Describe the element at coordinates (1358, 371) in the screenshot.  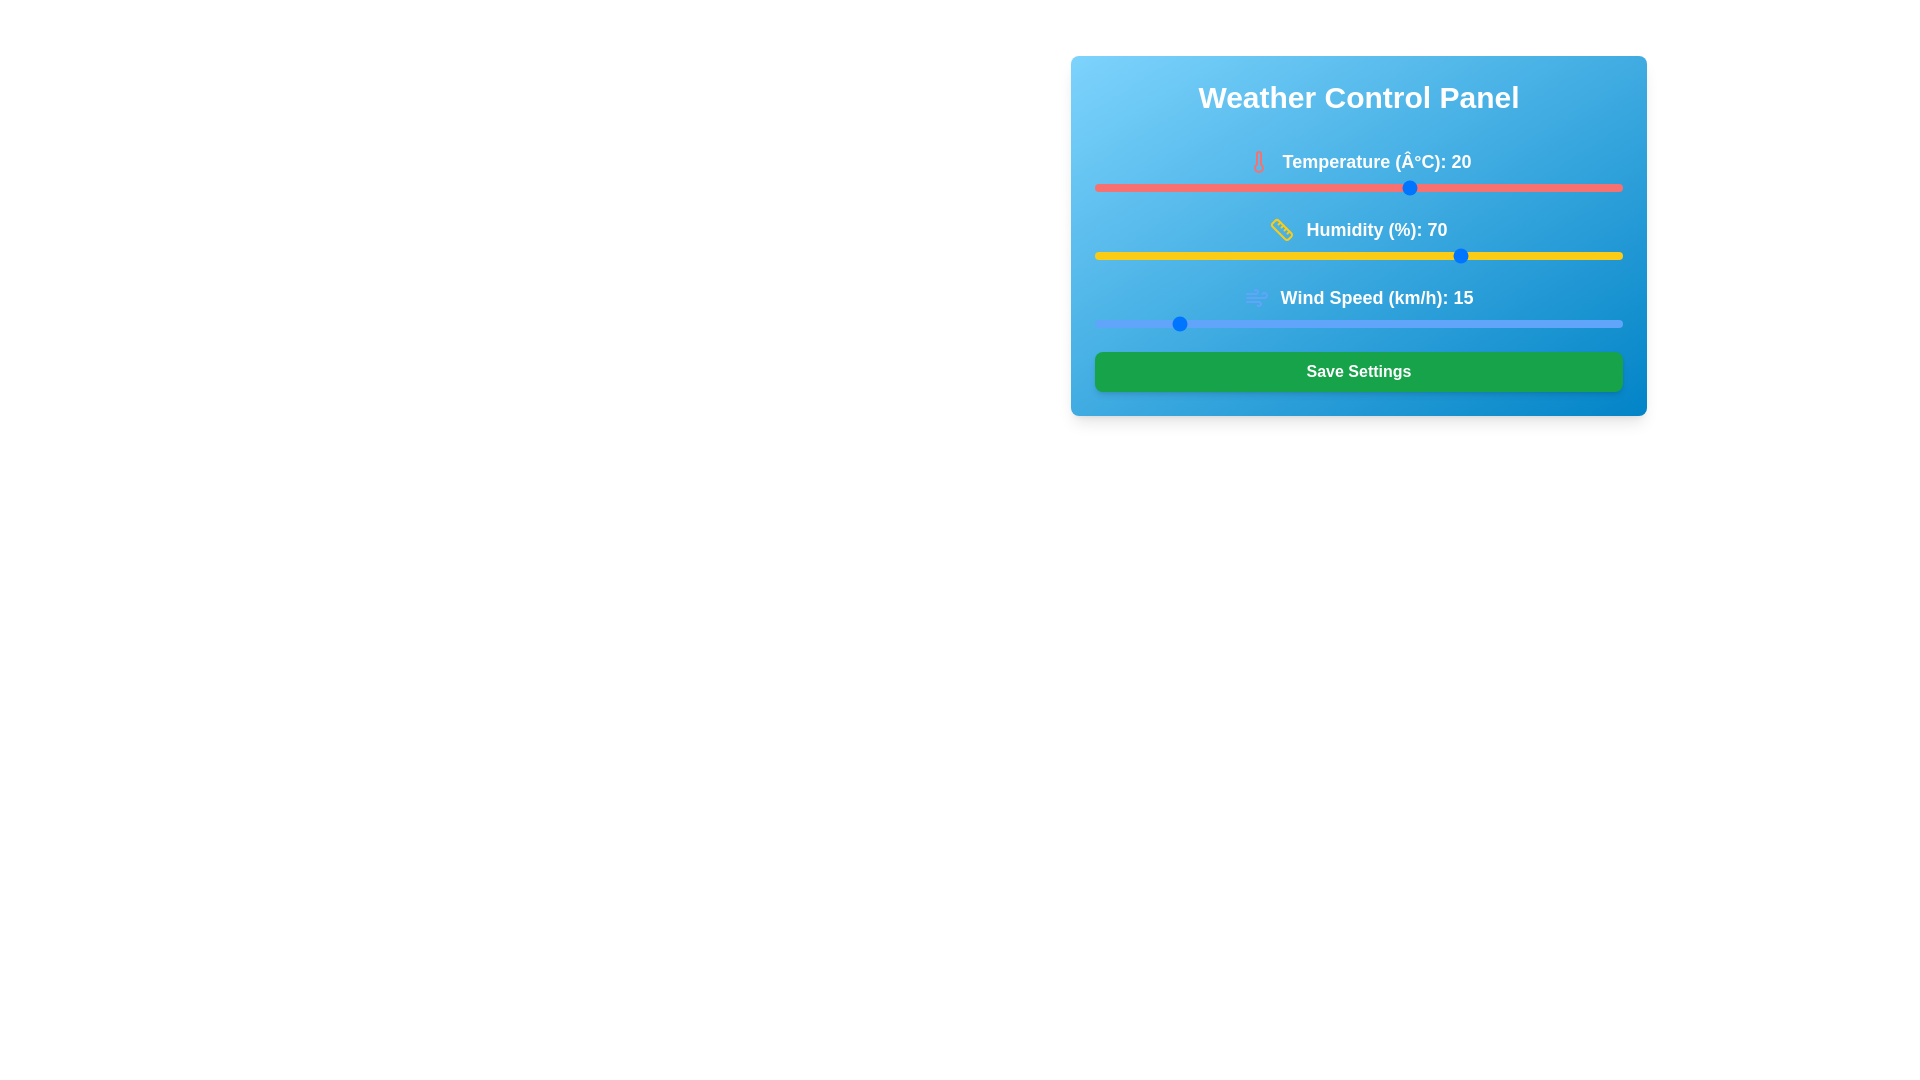
I see `the save button located at the bottom of the Weather Control Panel to observe hover effects` at that location.